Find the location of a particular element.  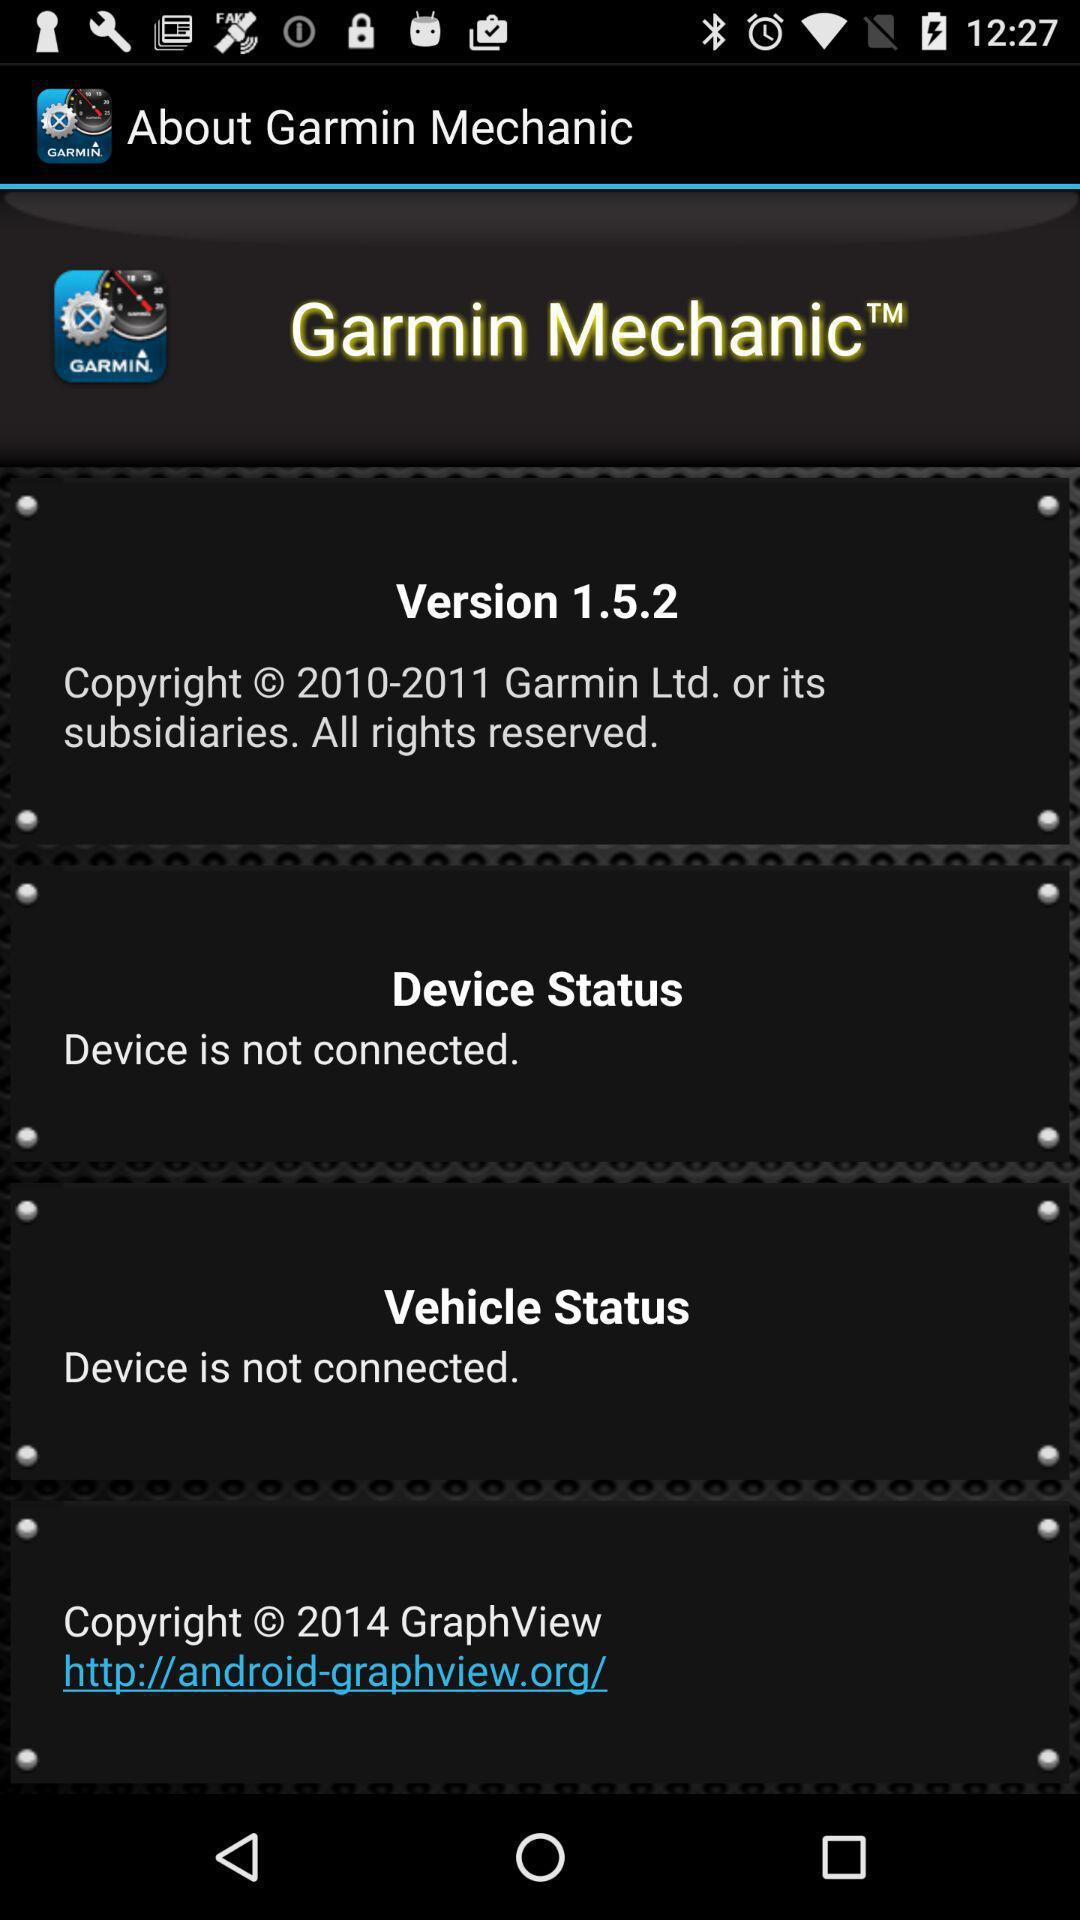

the copyright 2014 graphview item is located at coordinates (536, 1644).